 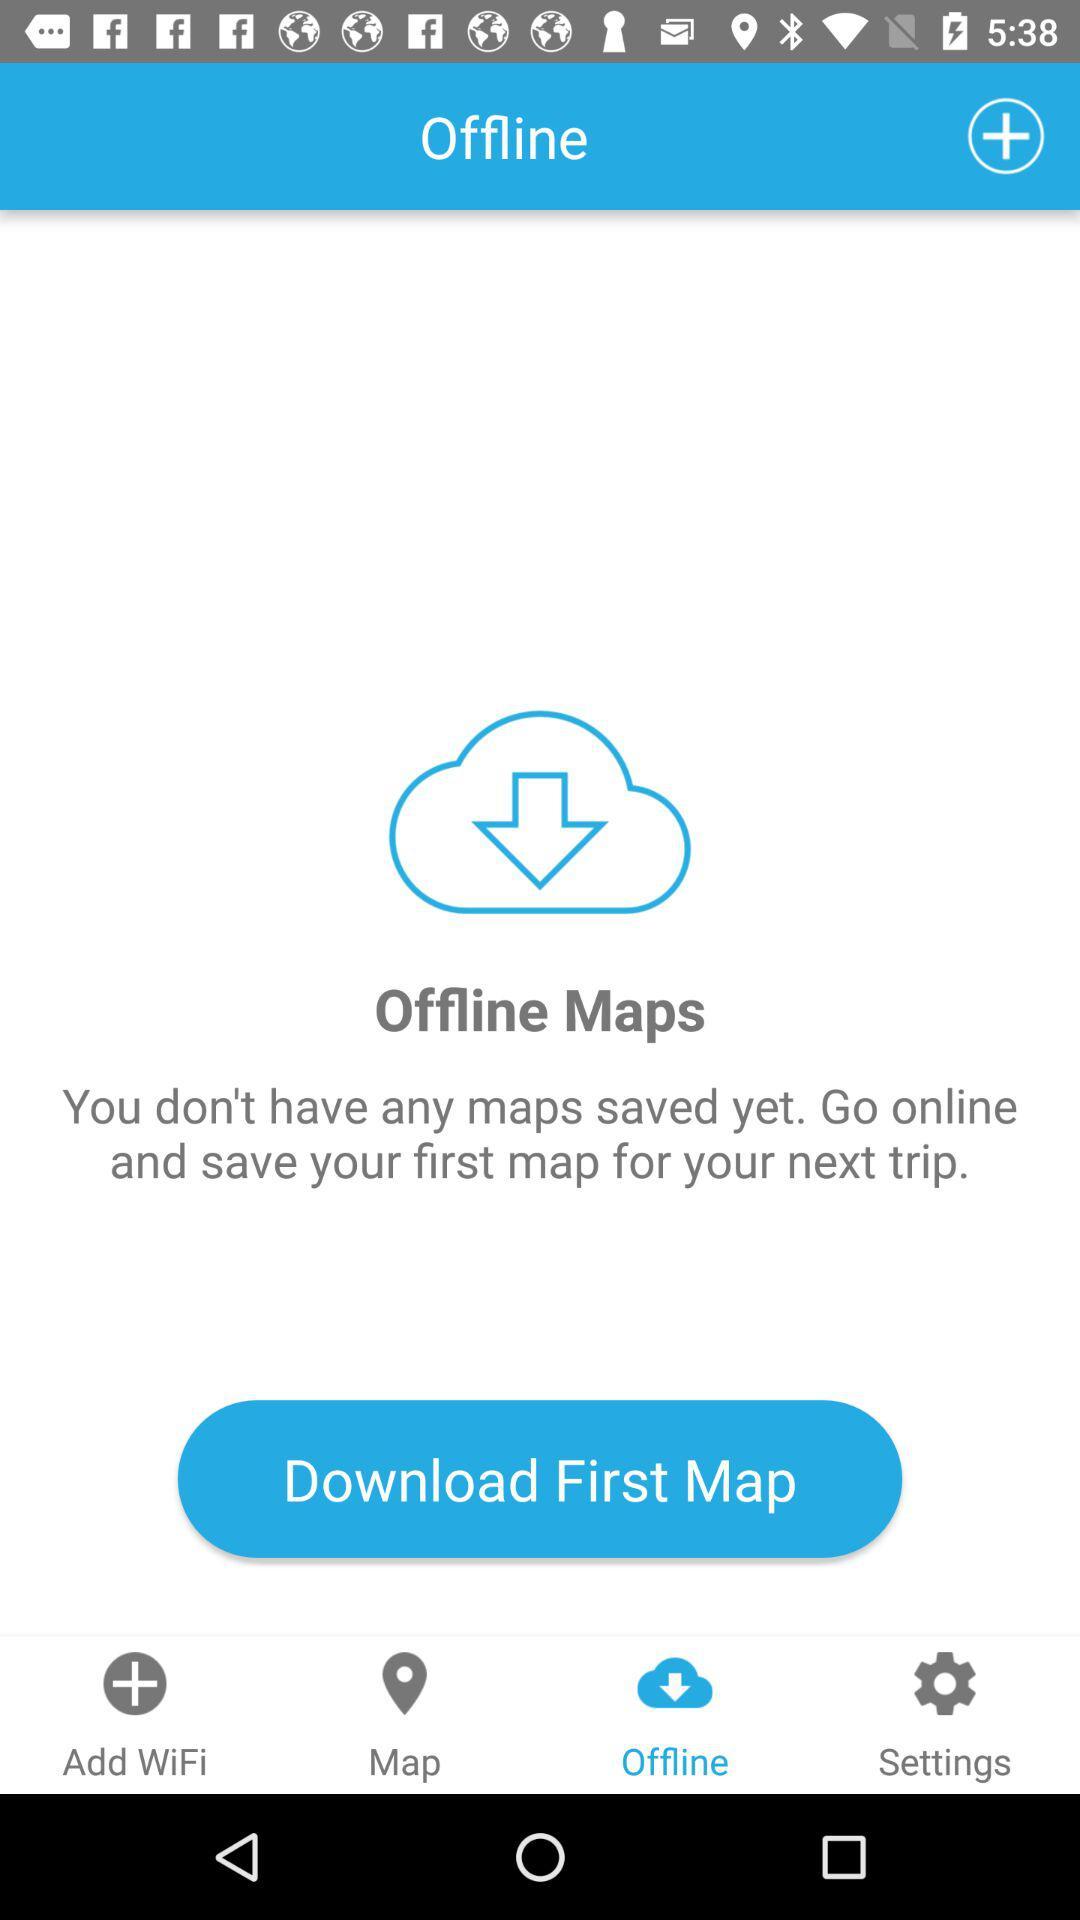 What do you see at coordinates (405, 1714) in the screenshot?
I see `the icon which says map` at bounding box center [405, 1714].